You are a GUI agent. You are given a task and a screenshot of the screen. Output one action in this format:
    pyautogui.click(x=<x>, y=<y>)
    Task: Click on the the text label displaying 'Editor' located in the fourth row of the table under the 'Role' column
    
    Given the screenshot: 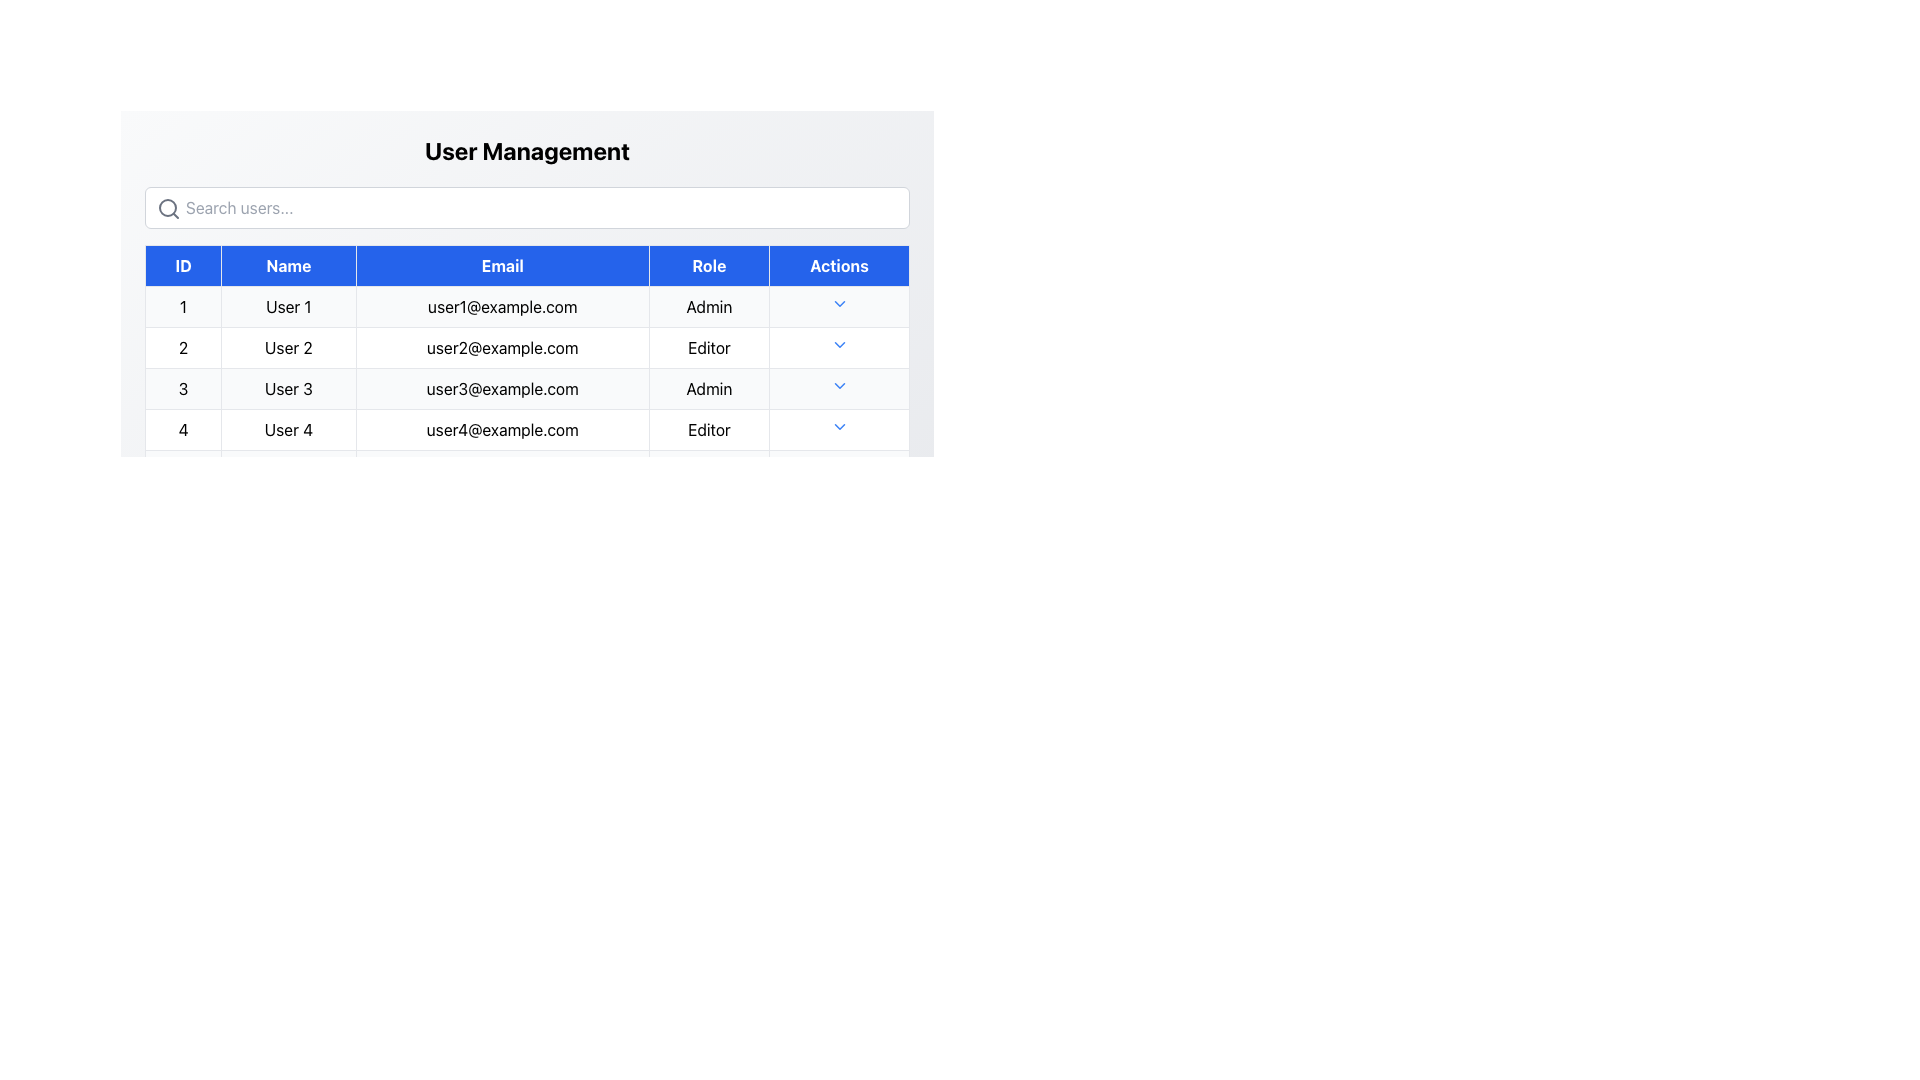 What is the action you would take?
    pyautogui.click(x=709, y=428)
    